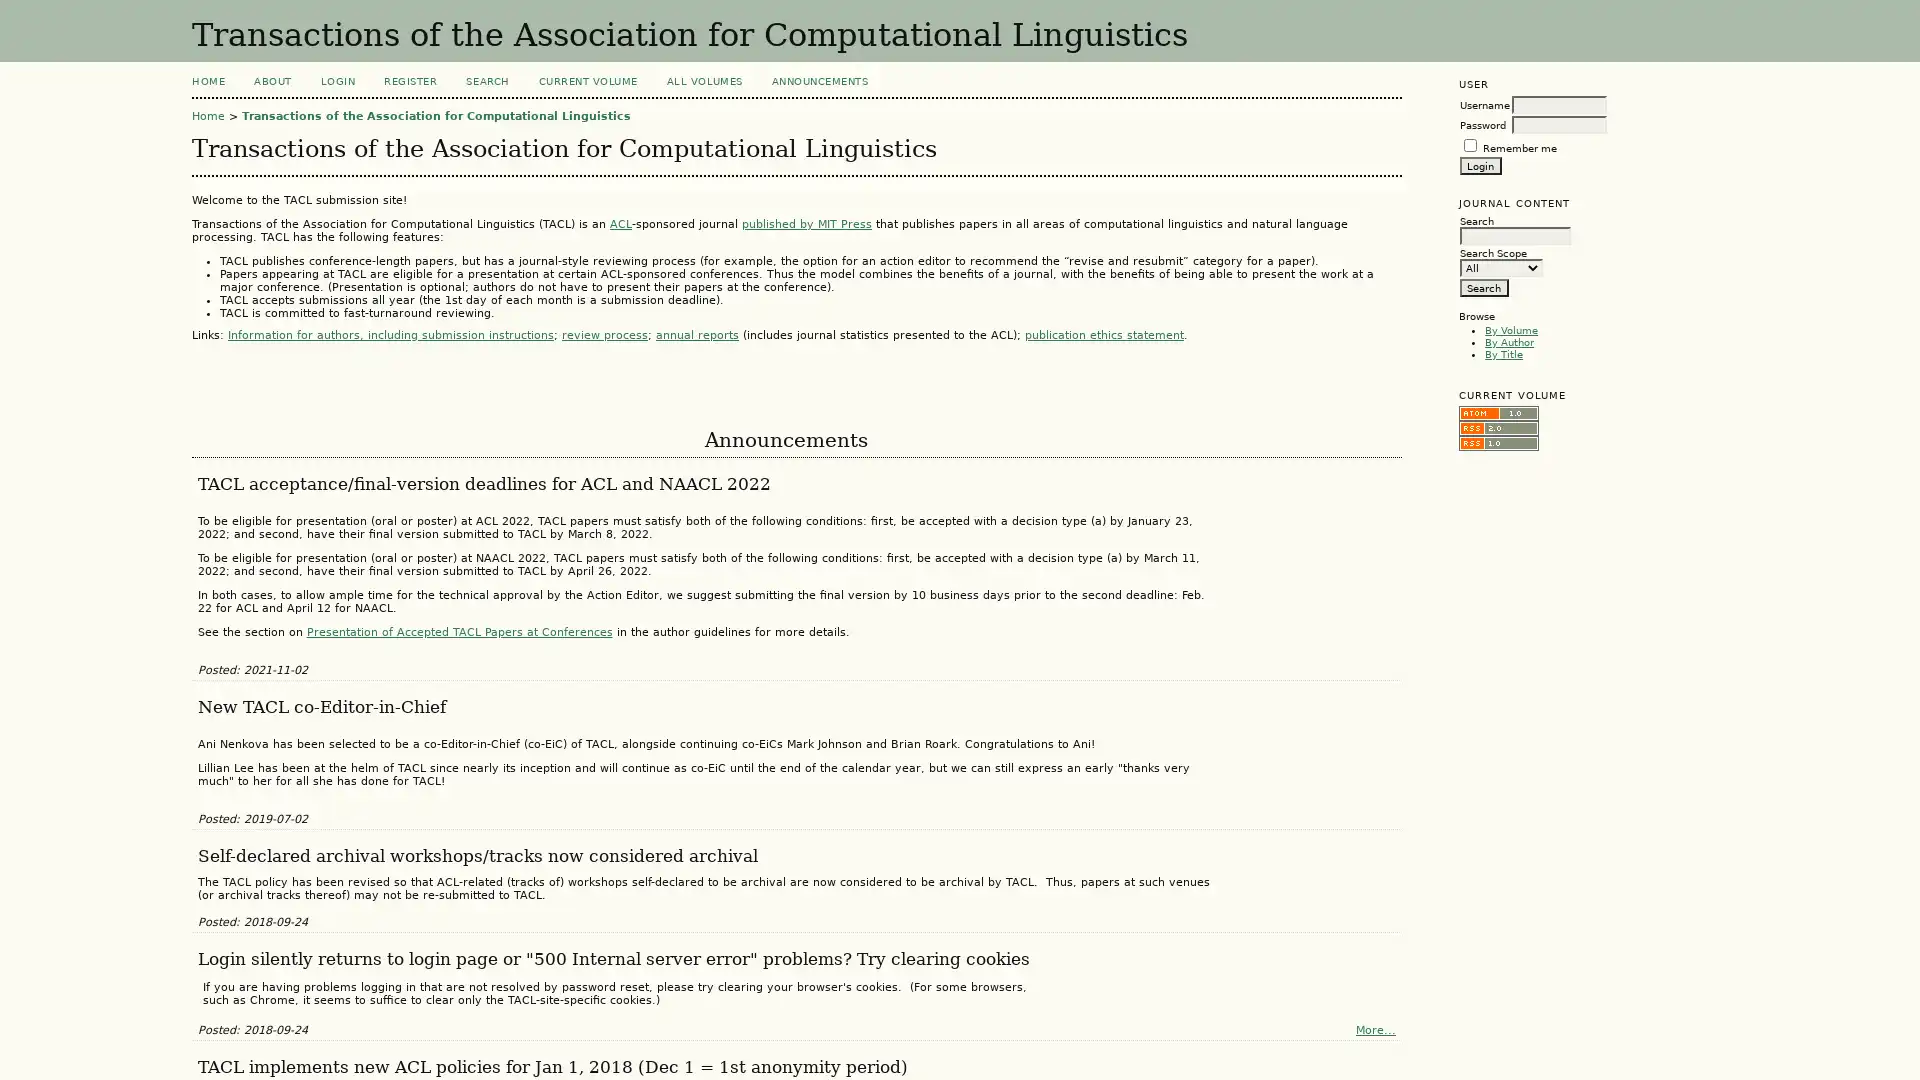  I want to click on Login, so click(1480, 164).